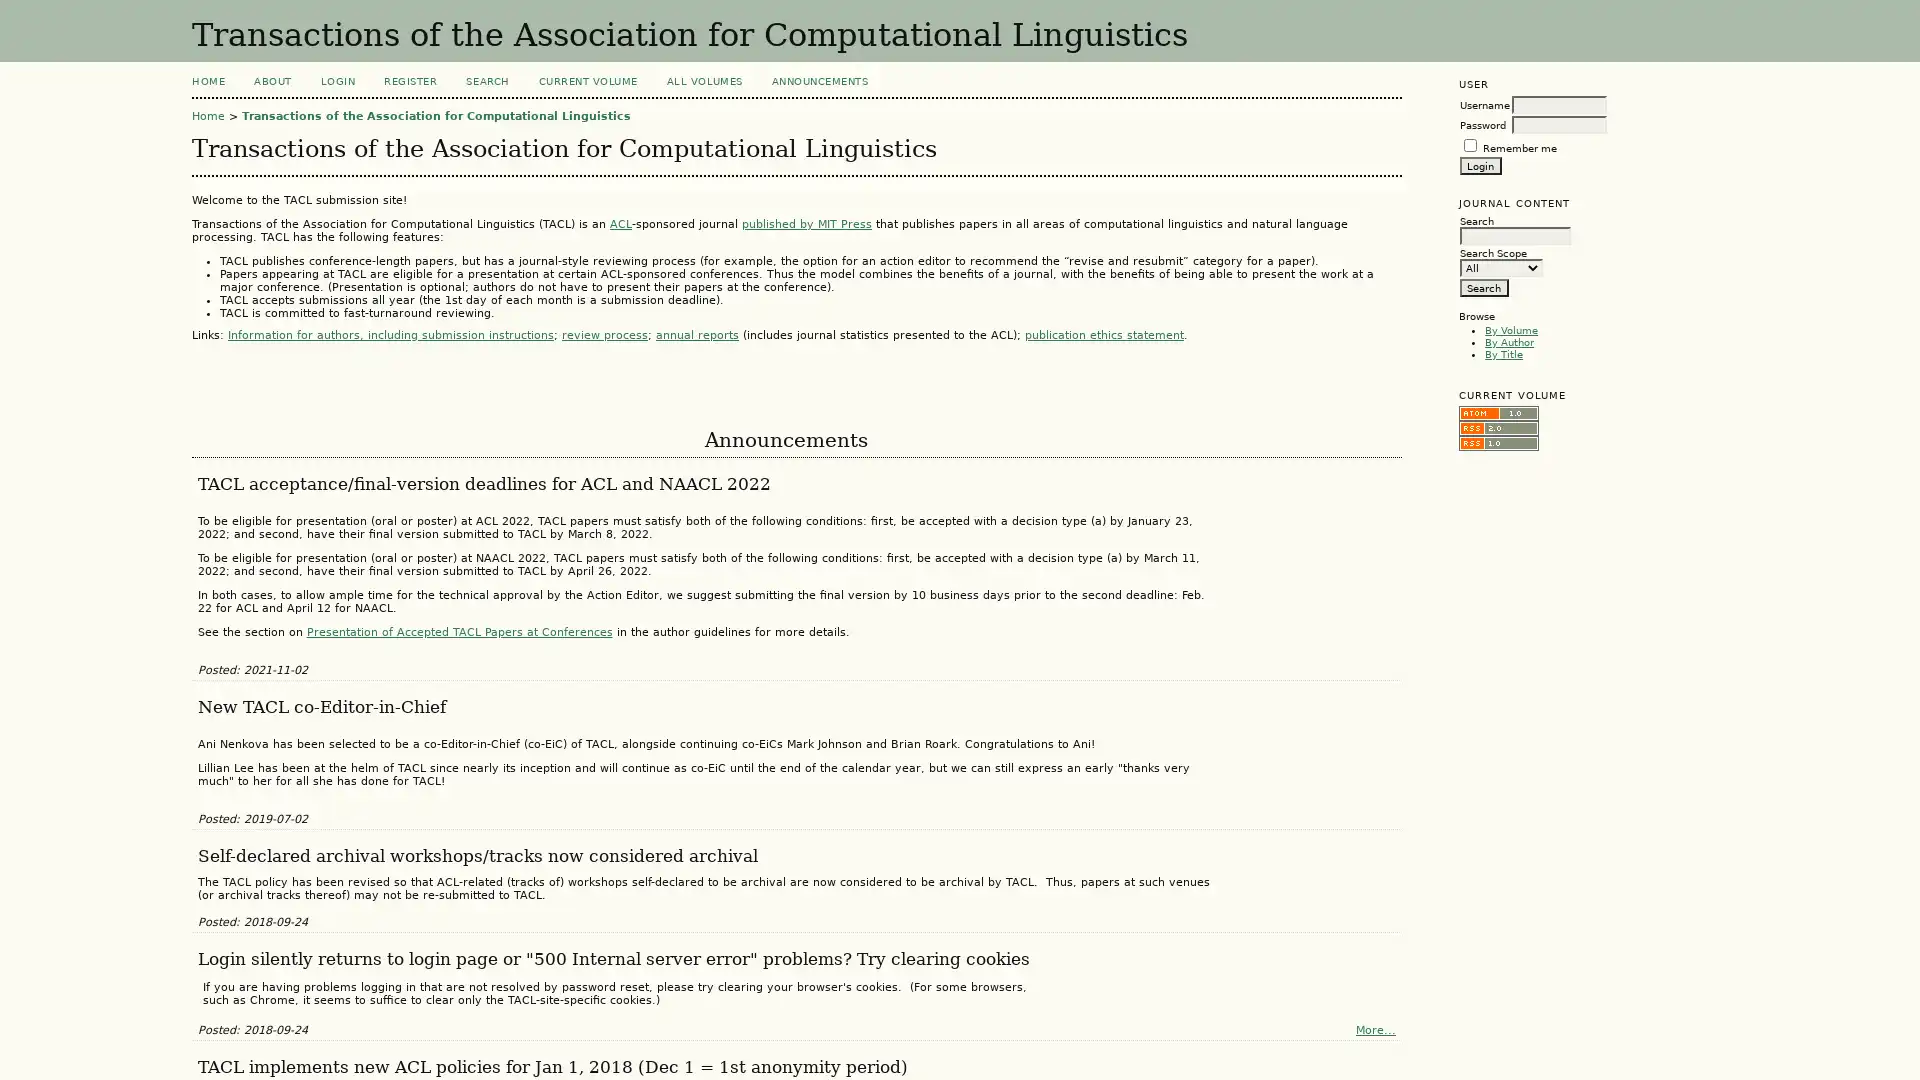  I want to click on Login, so click(1480, 164).